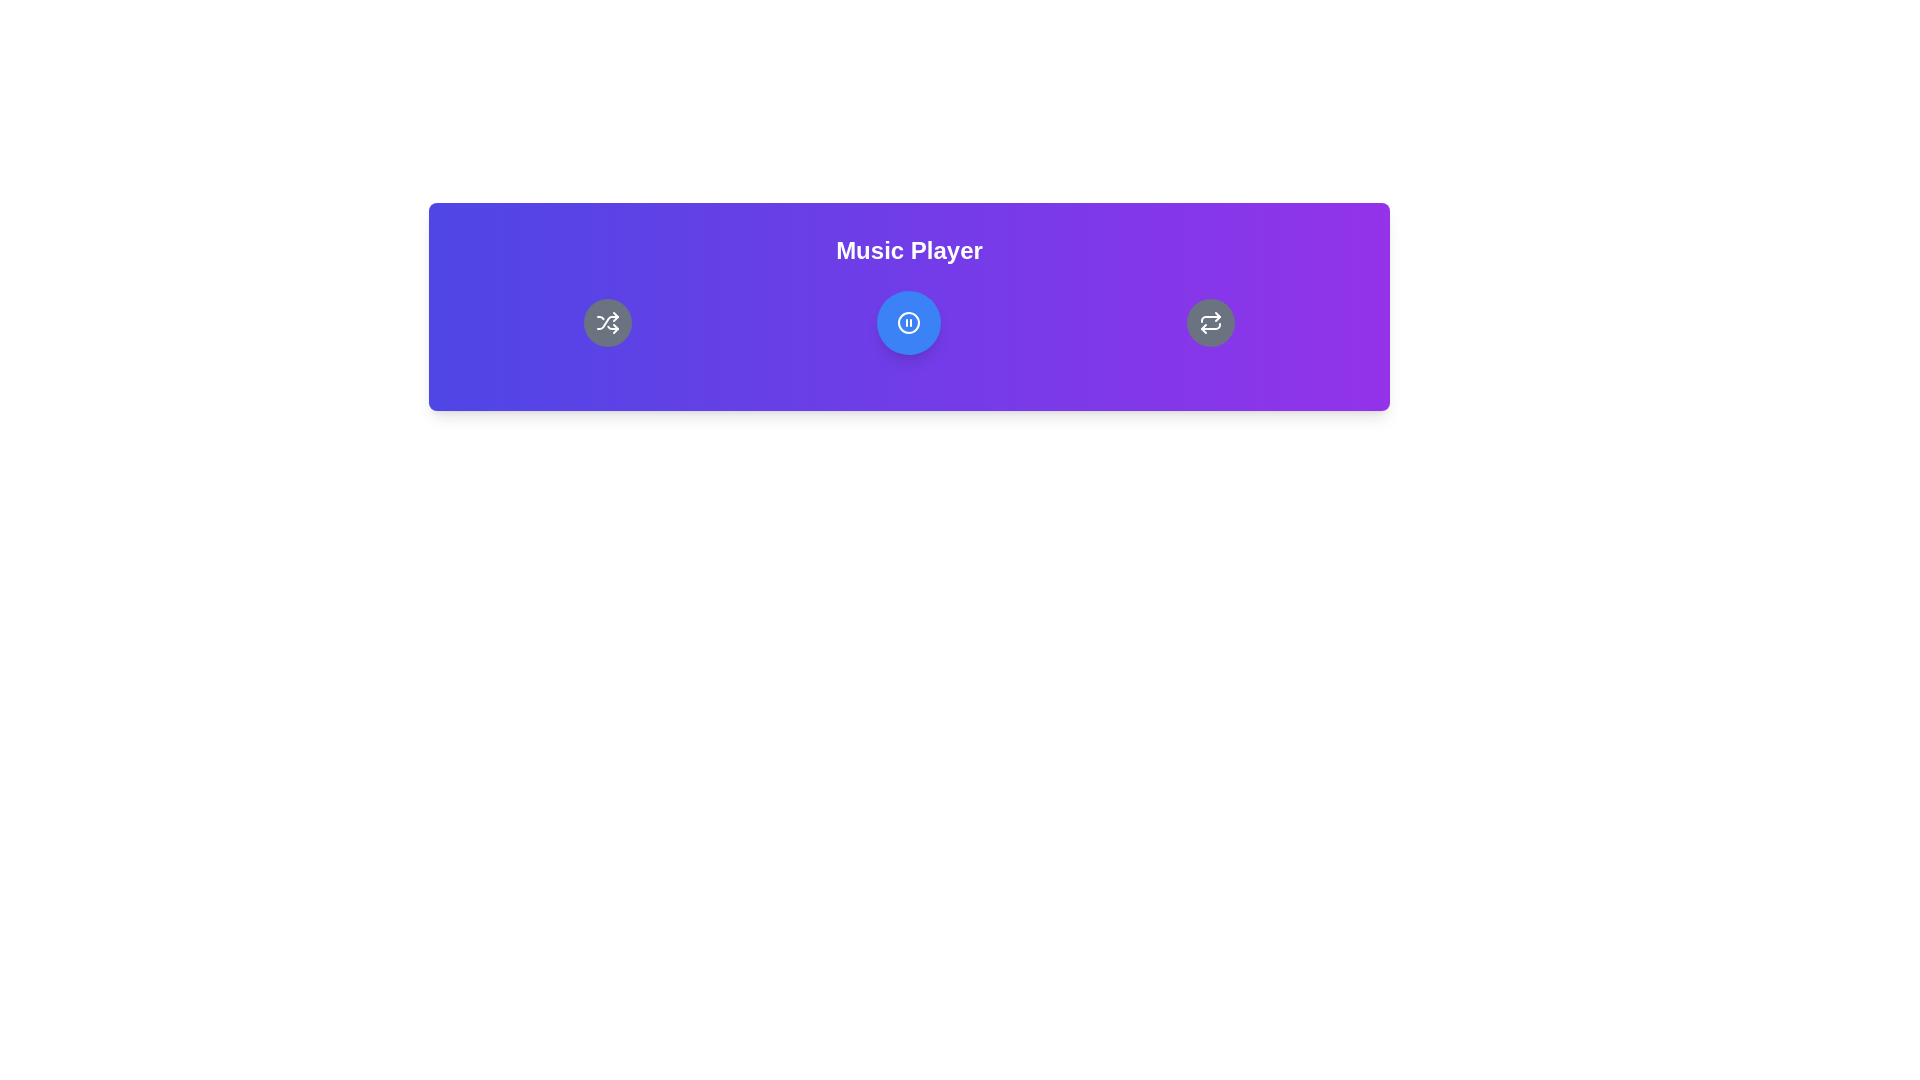 This screenshot has height=1080, width=1920. I want to click on the repeat icon button located on the right-hand side of the Music Player interface, so click(1210, 322).